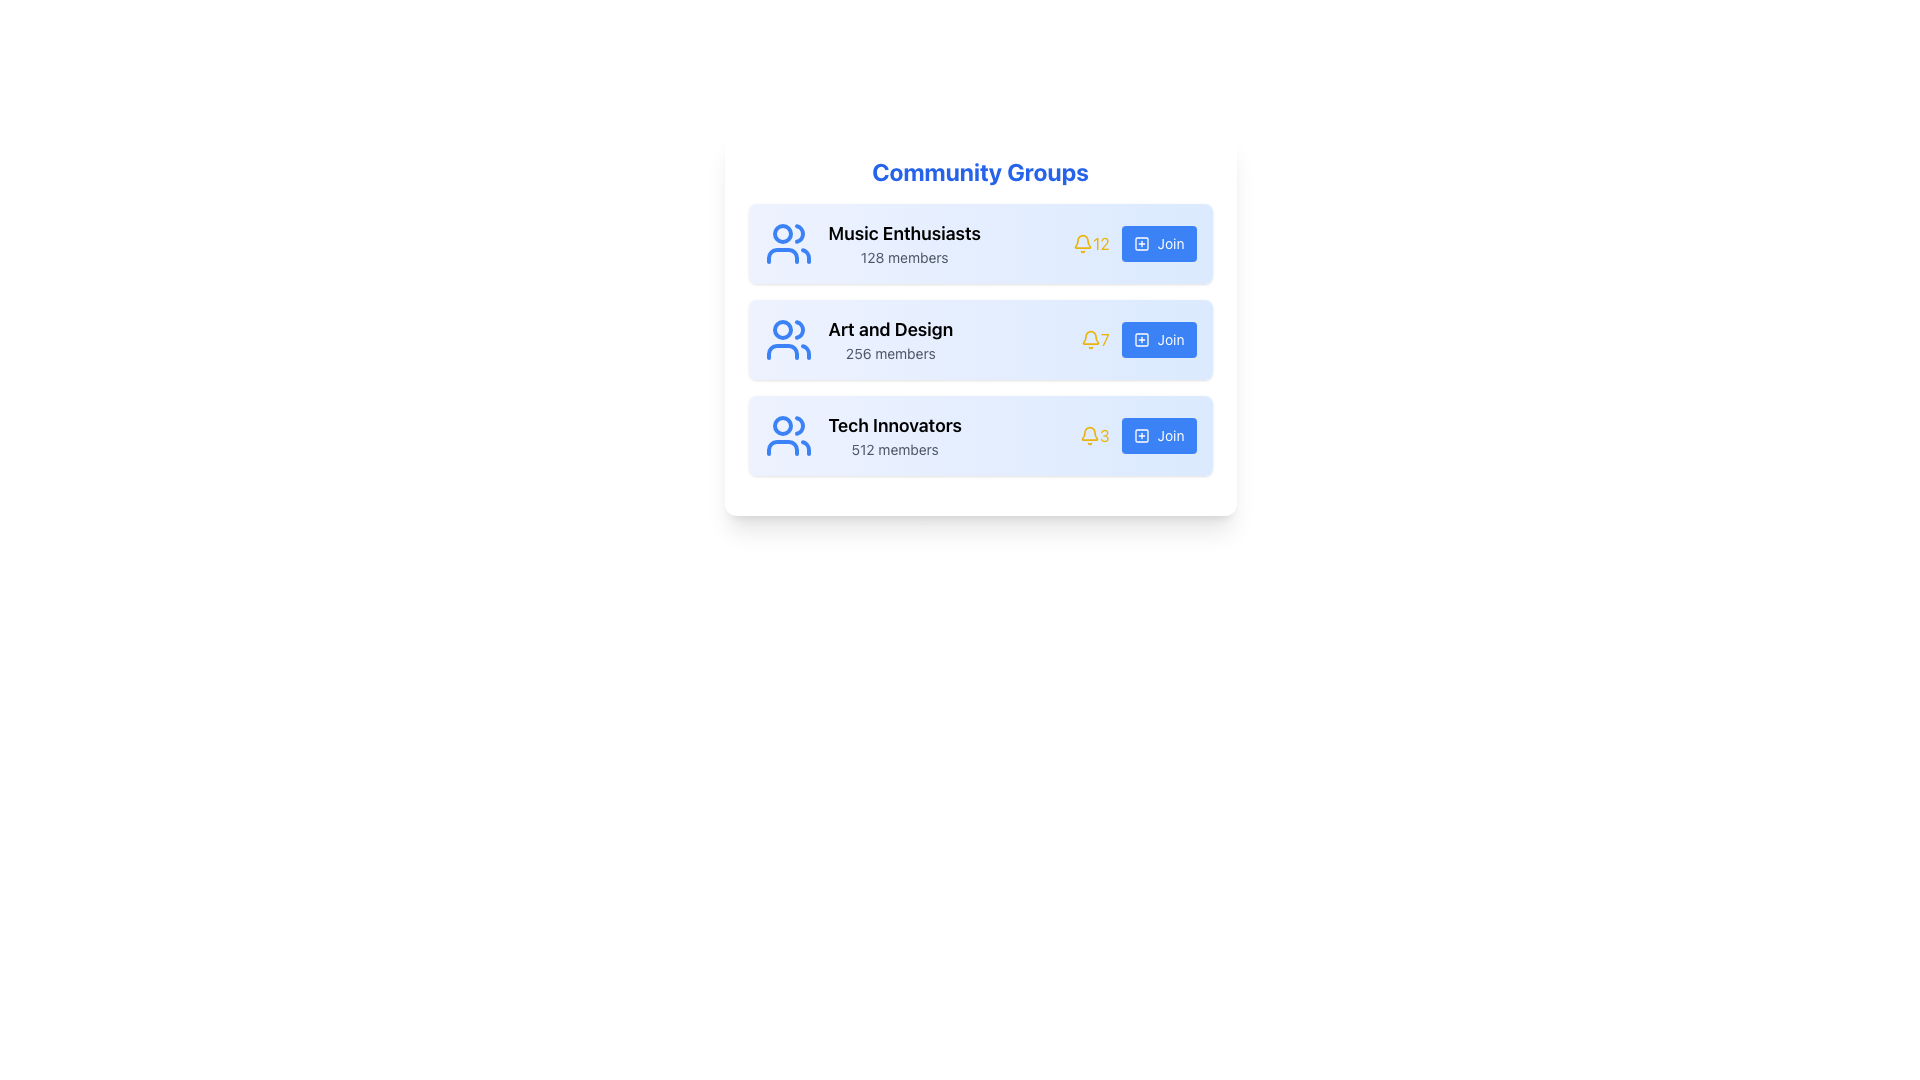 This screenshot has height=1080, width=1920. I want to click on the 'Music Enthusiasts' group information panel to trigger visual feedback, so click(980, 242).